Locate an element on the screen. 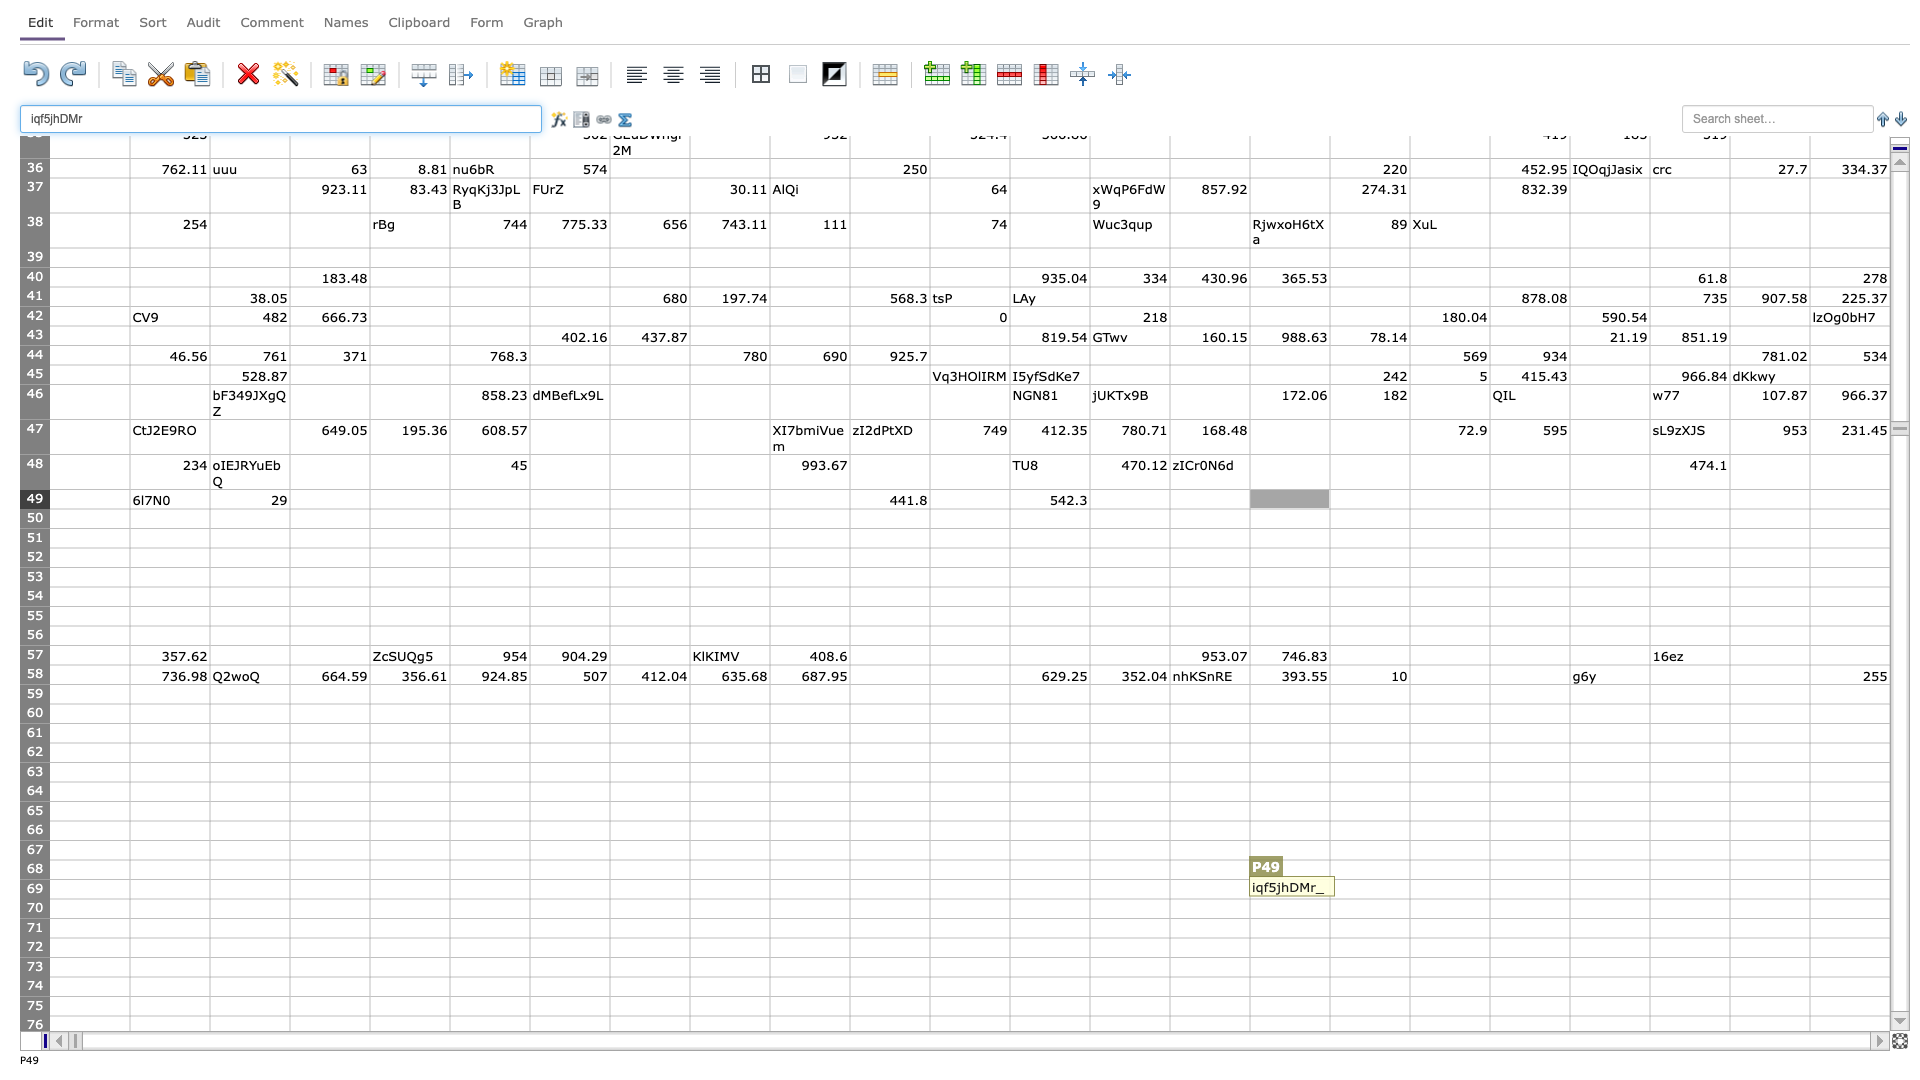 The image size is (1920, 1080). Fill handle of cell R-69 is located at coordinates (1489, 897).